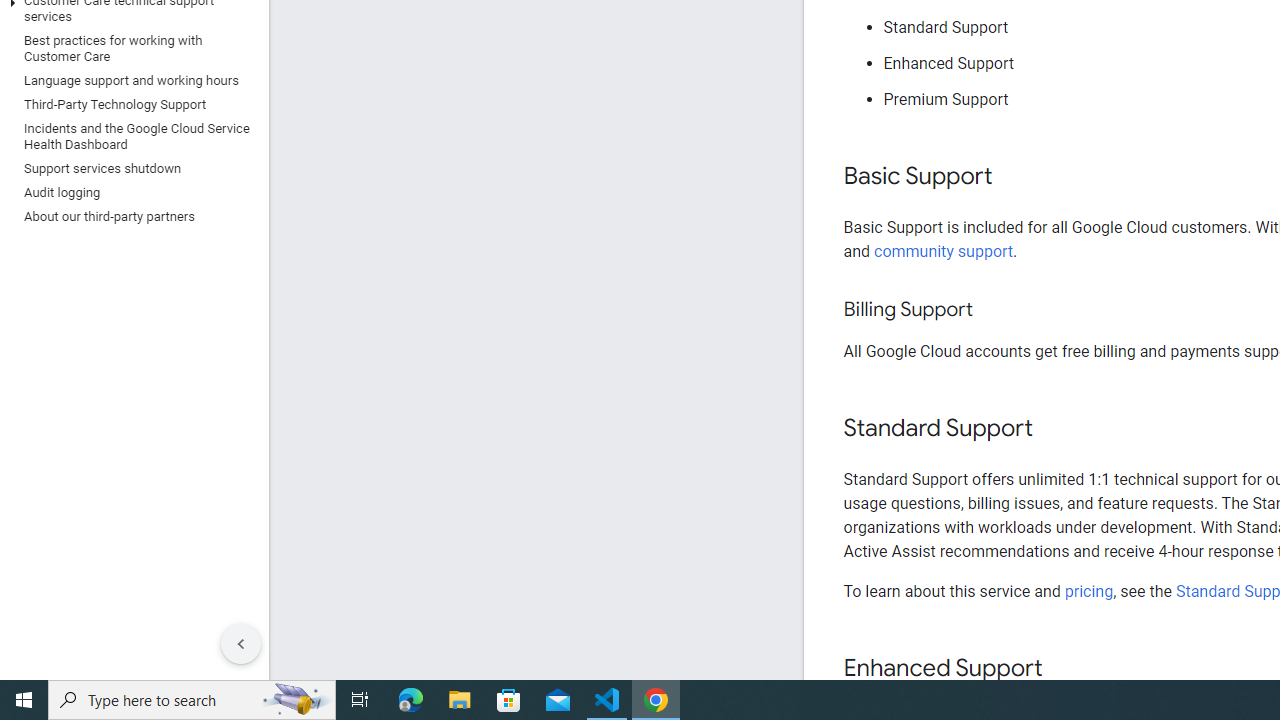 This screenshot has height=720, width=1280. I want to click on 'Copy link to this section: Billing Support', so click(992, 310).